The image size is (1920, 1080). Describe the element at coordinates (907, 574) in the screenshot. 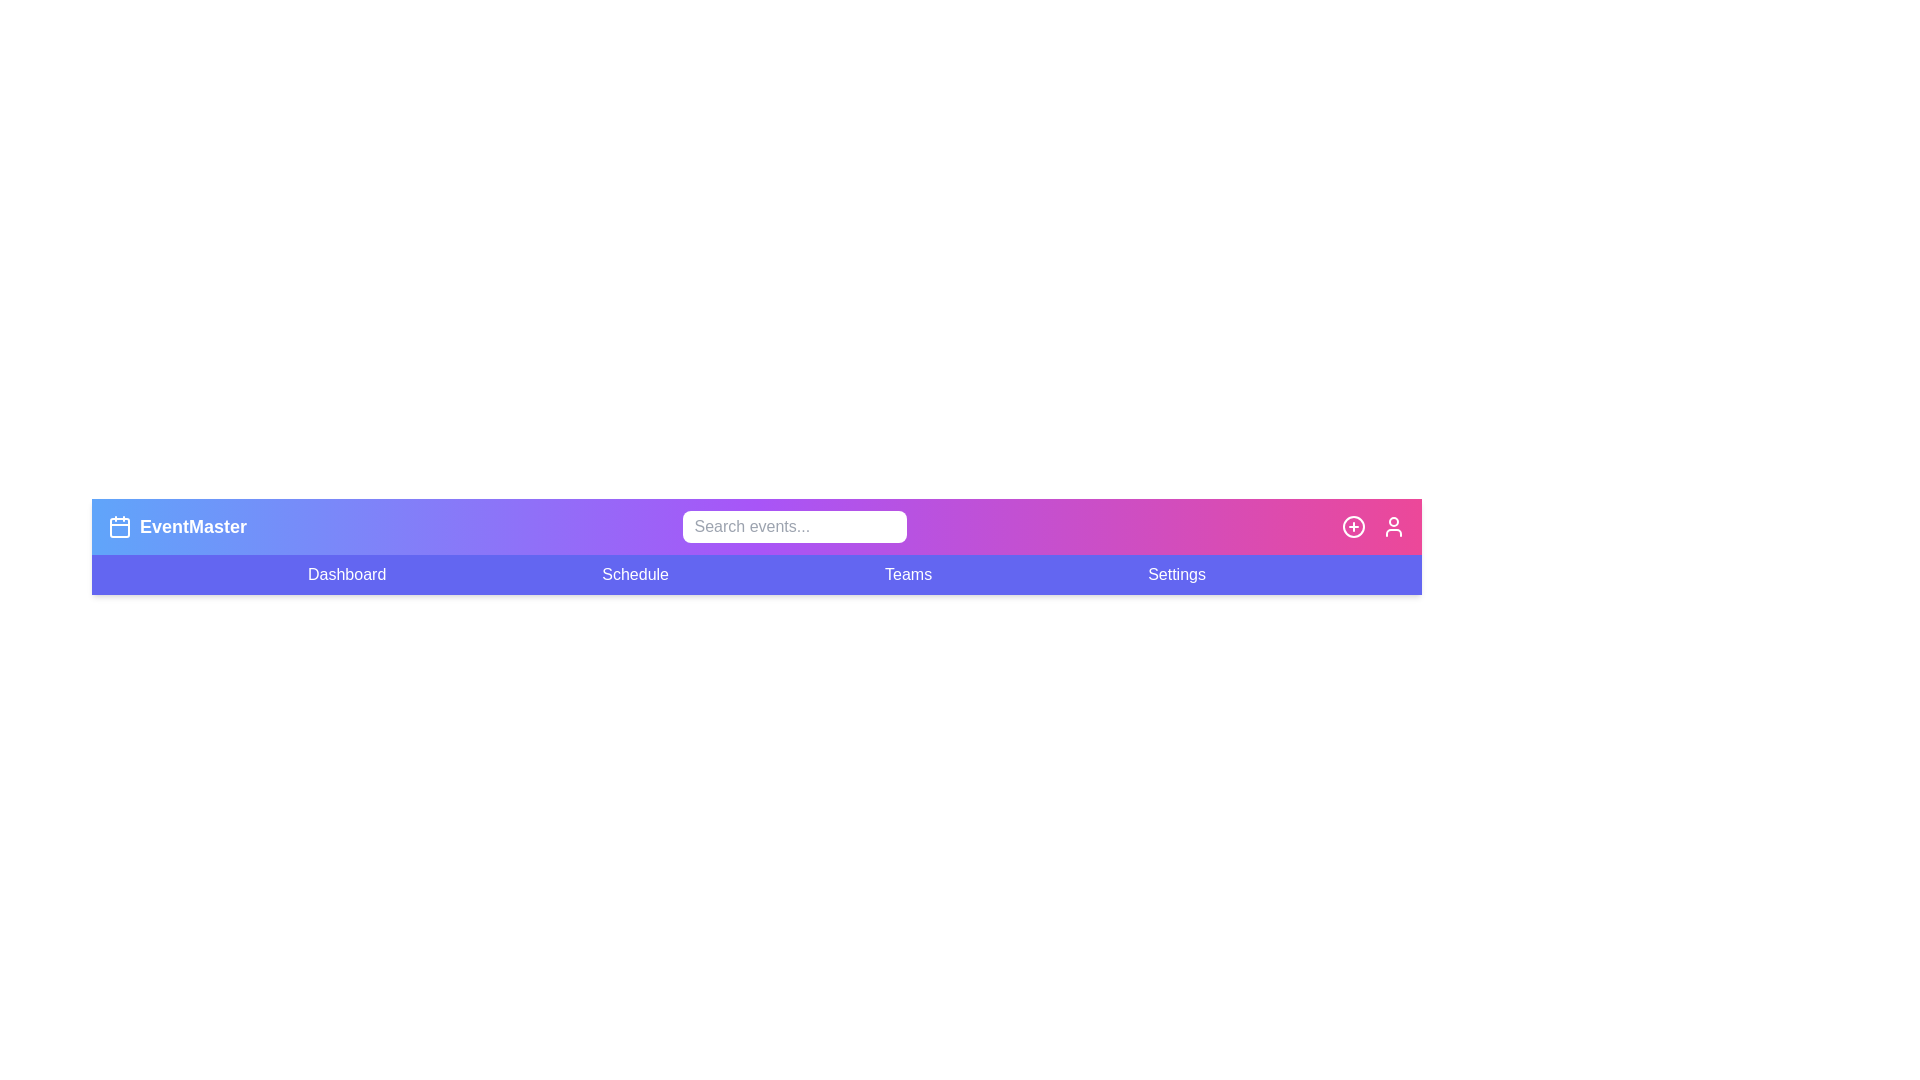

I see `the menu item Teams to navigate` at that location.